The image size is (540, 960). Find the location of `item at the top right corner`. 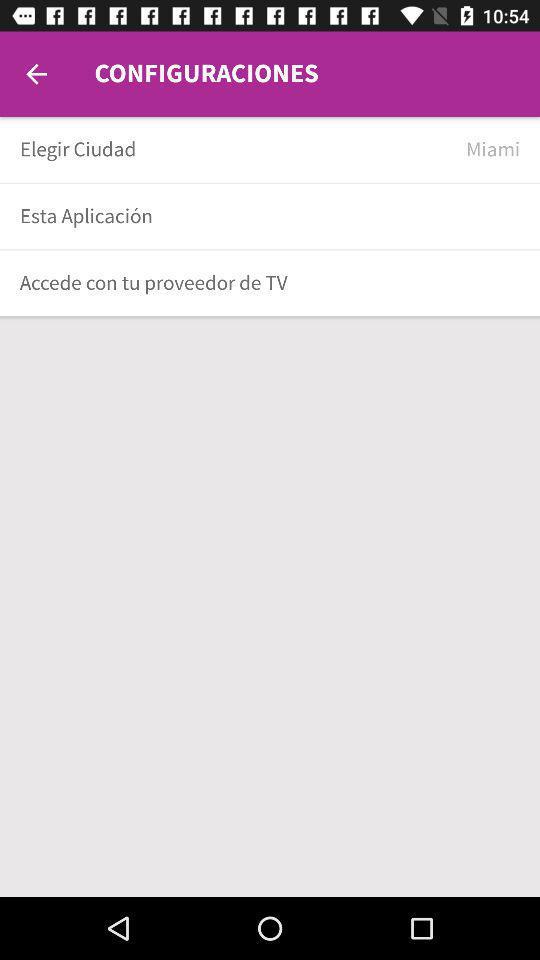

item at the top right corner is located at coordinates (492, 148).